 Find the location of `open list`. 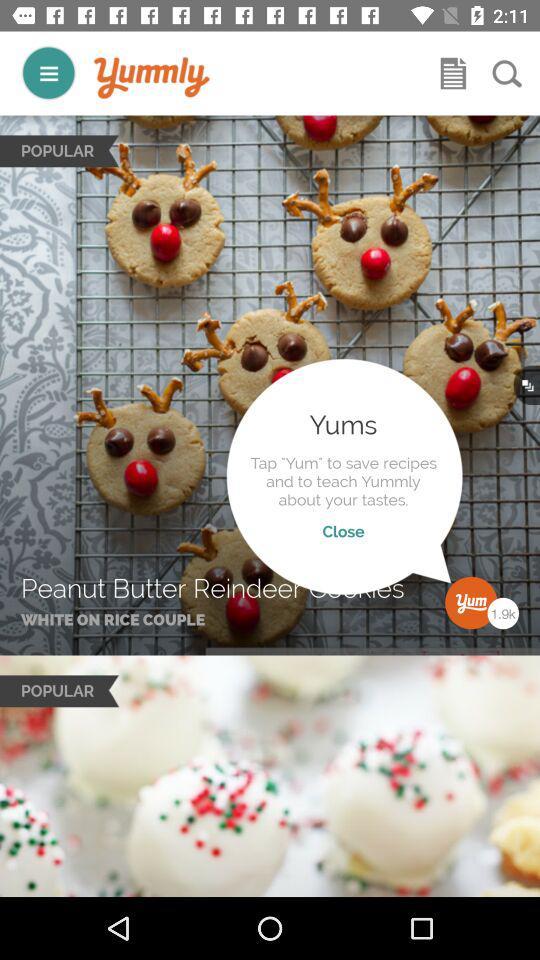

open list is located at coordinates (453, 73).